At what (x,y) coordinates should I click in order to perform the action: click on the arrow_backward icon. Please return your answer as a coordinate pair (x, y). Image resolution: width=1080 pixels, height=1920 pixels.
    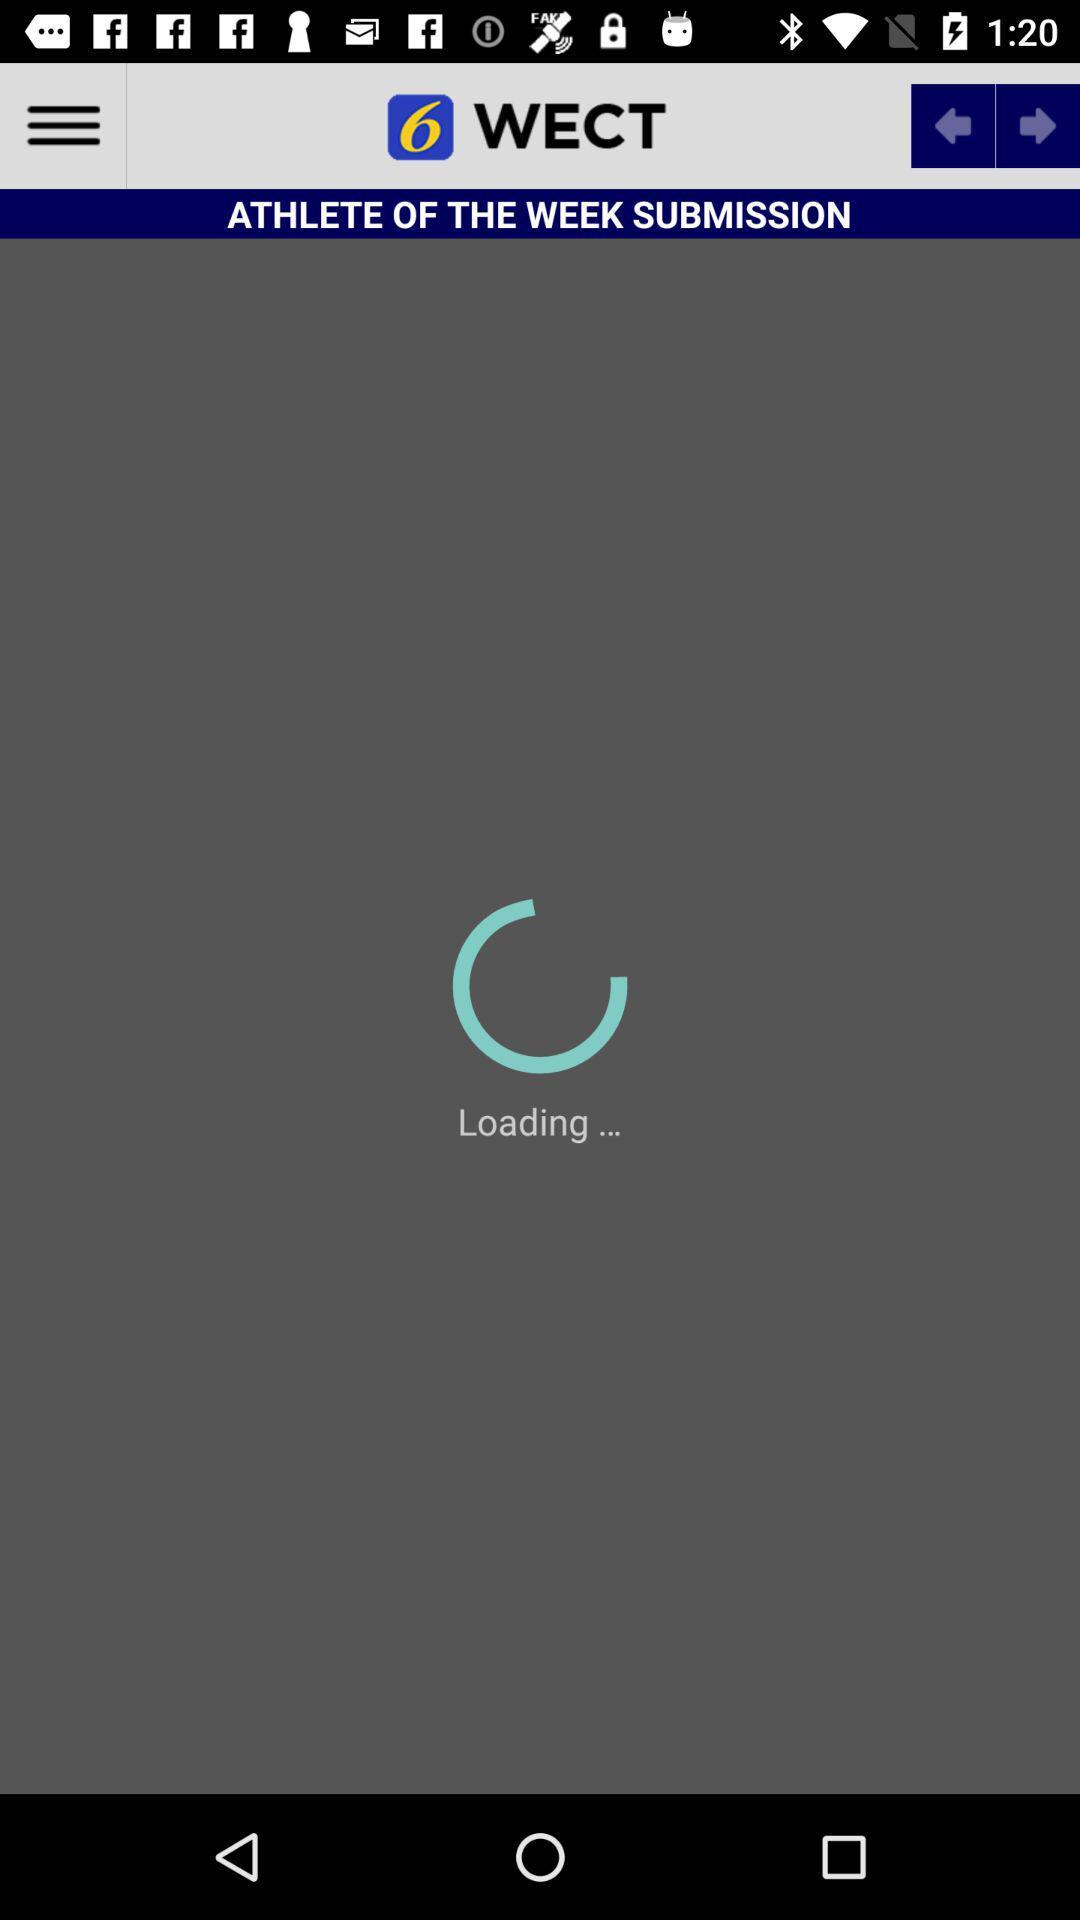
    Looking at the image, I should click on (952, 124).